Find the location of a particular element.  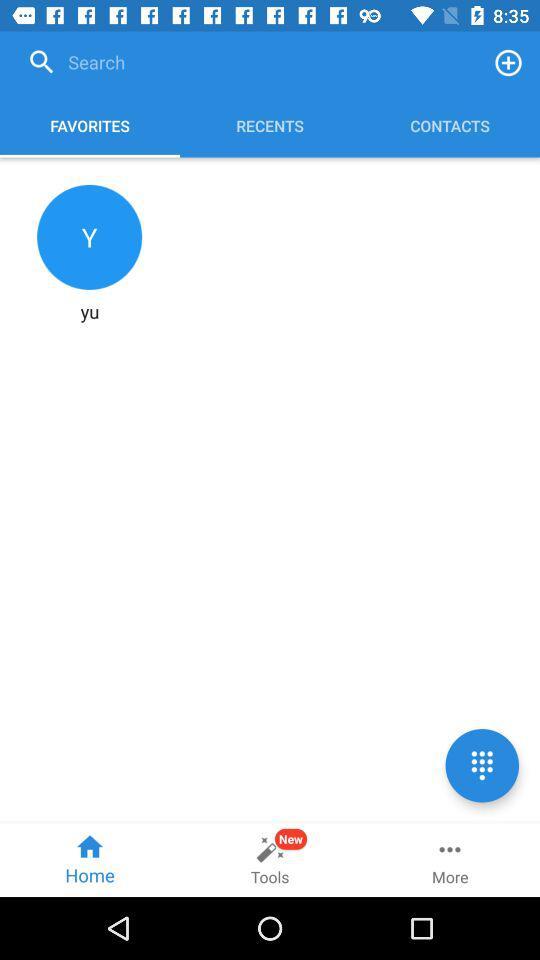

call is located at coordinates (481, 764).